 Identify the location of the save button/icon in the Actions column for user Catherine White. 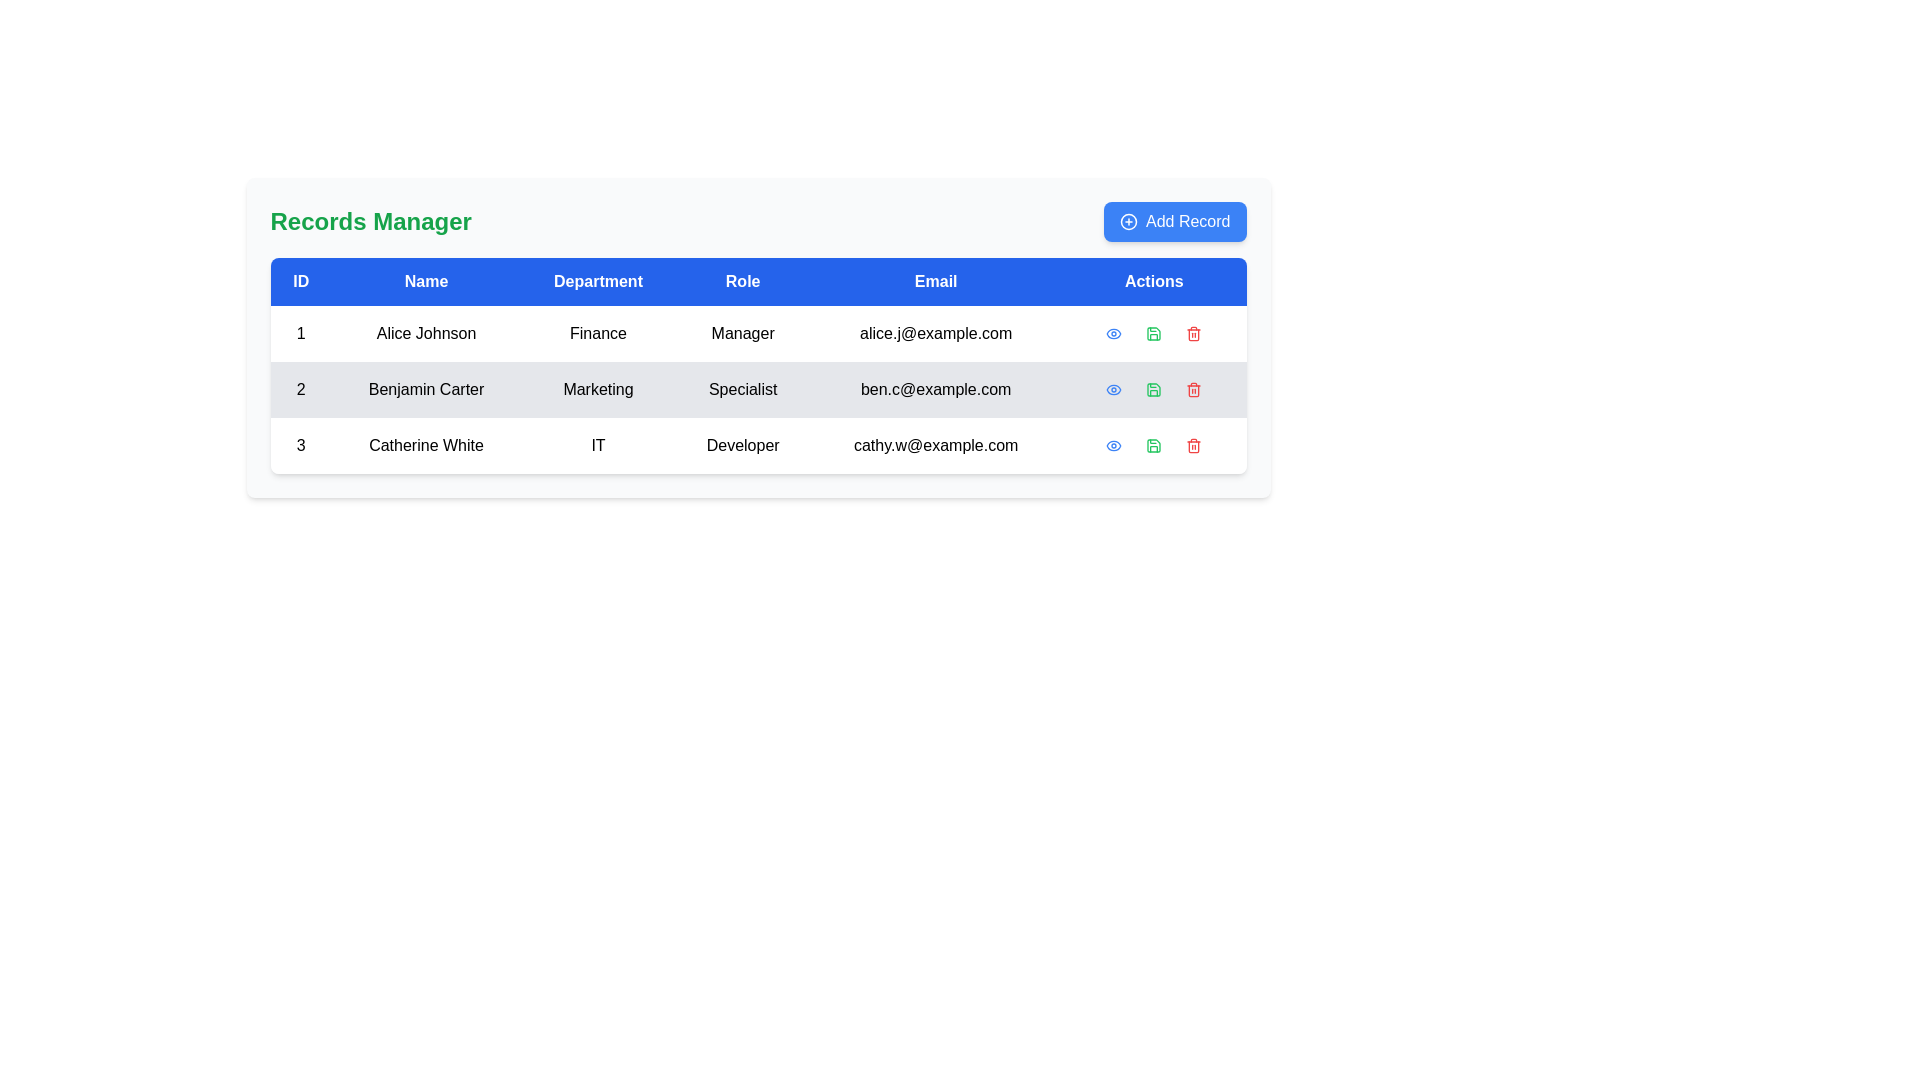
(1154, 445).